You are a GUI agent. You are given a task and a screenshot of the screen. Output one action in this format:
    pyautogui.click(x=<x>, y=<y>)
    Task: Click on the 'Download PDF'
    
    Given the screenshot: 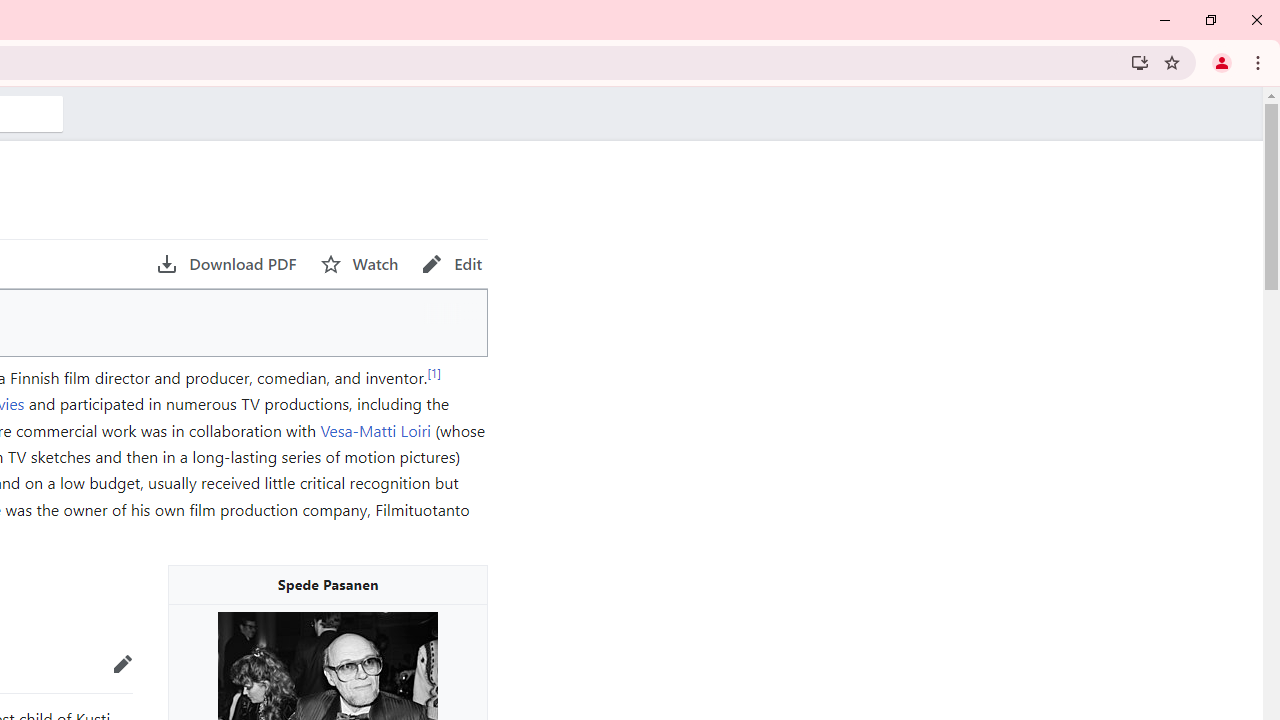 What is the action you would take?
    pyautogui.click(x=226, y=263)
    